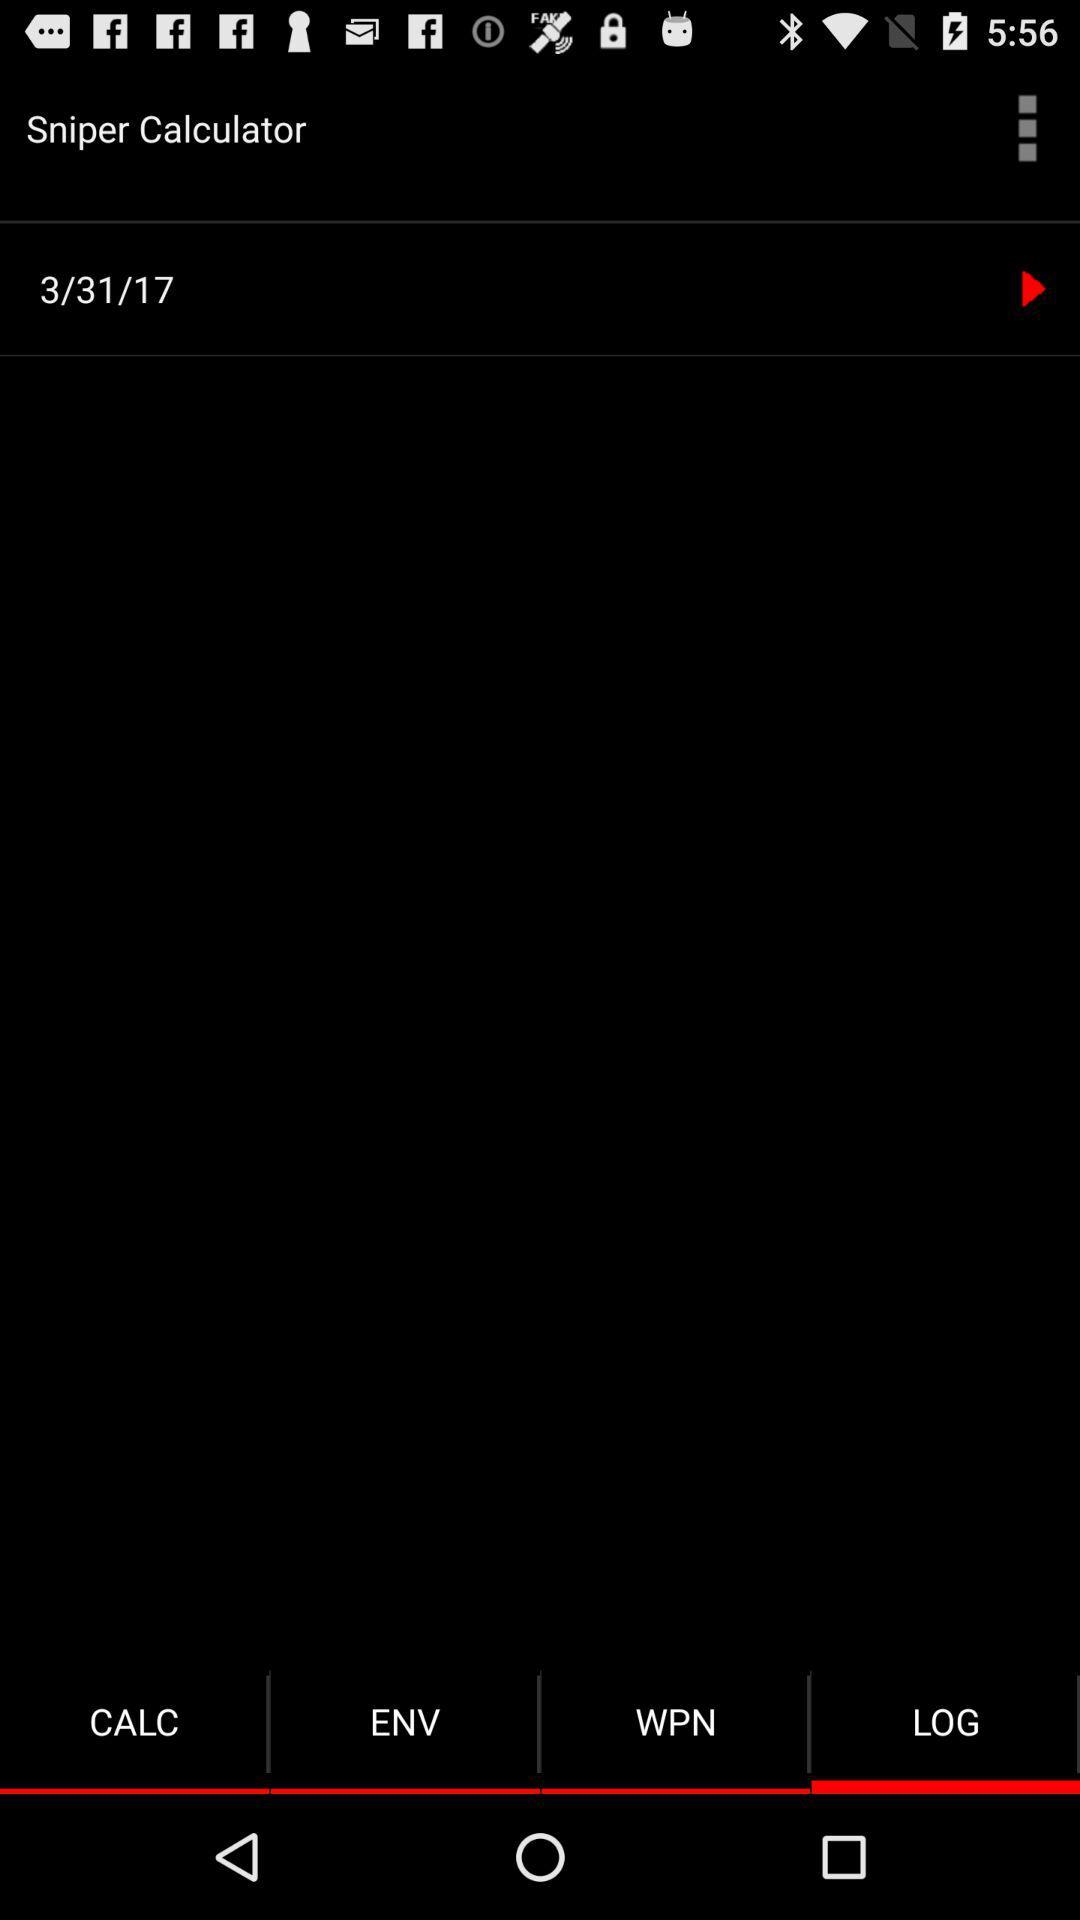 The height and width of the screenshot is (1920, 1080). What do you see at coordinates (1027, 127) in the screenshot?
I see `the item next to sniper calculator item` at bounding box center [1027, 127].